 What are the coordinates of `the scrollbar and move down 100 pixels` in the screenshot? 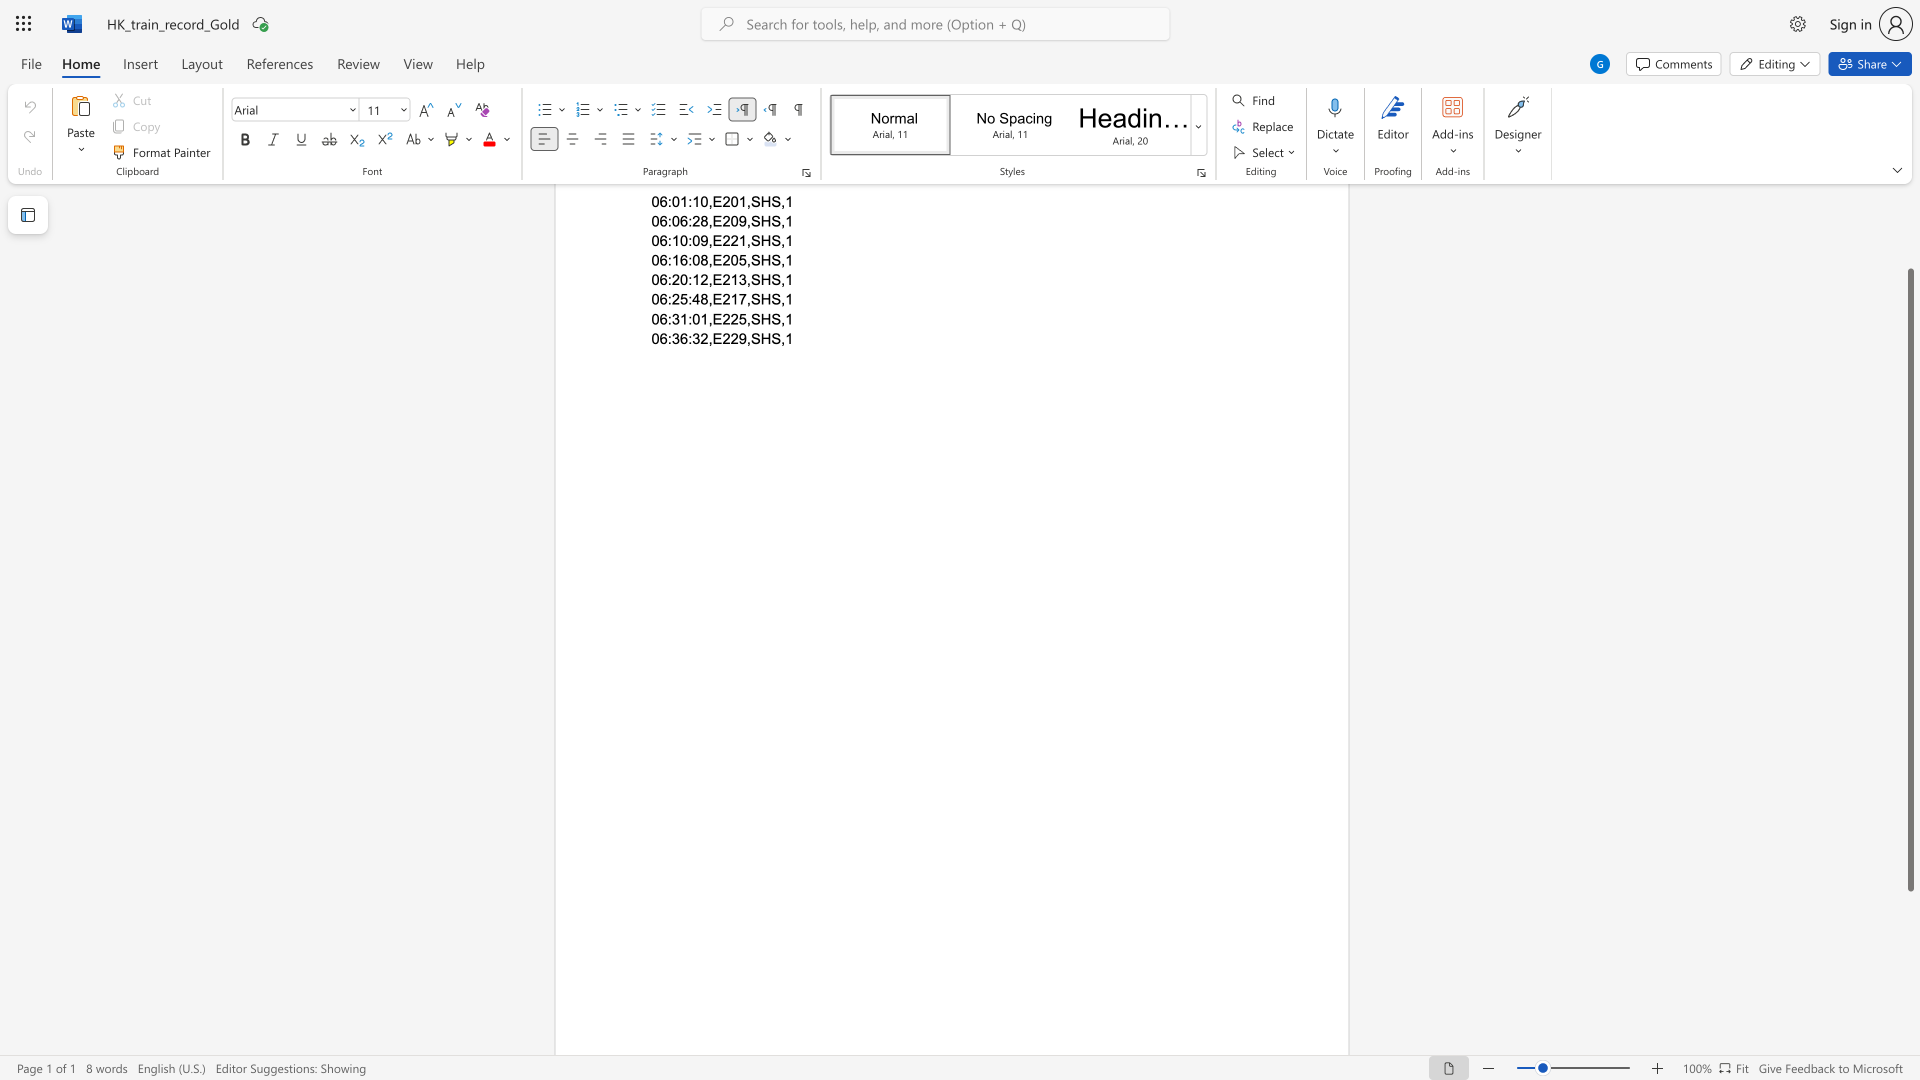 It's located at (1909, 580).